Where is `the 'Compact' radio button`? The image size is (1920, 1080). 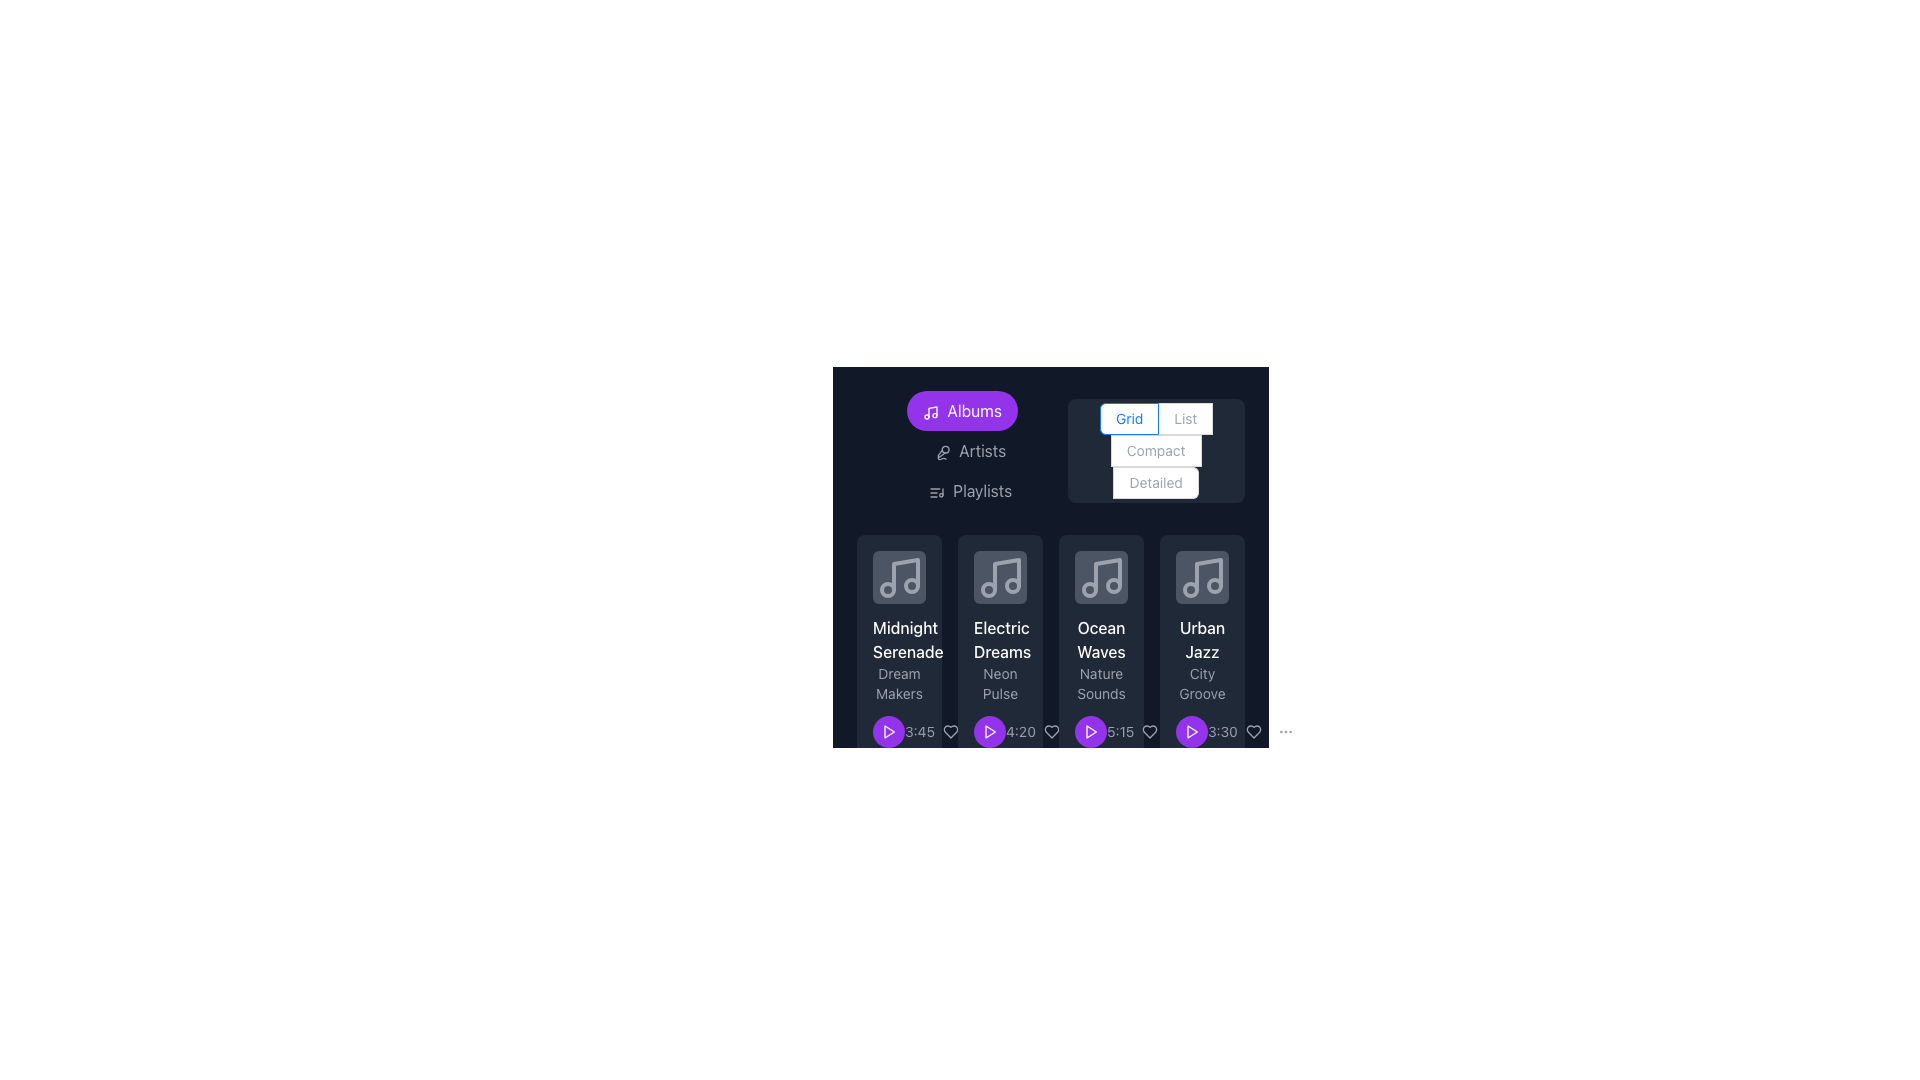 the 'Compact' radio button is located at coordinates (1186, 418).